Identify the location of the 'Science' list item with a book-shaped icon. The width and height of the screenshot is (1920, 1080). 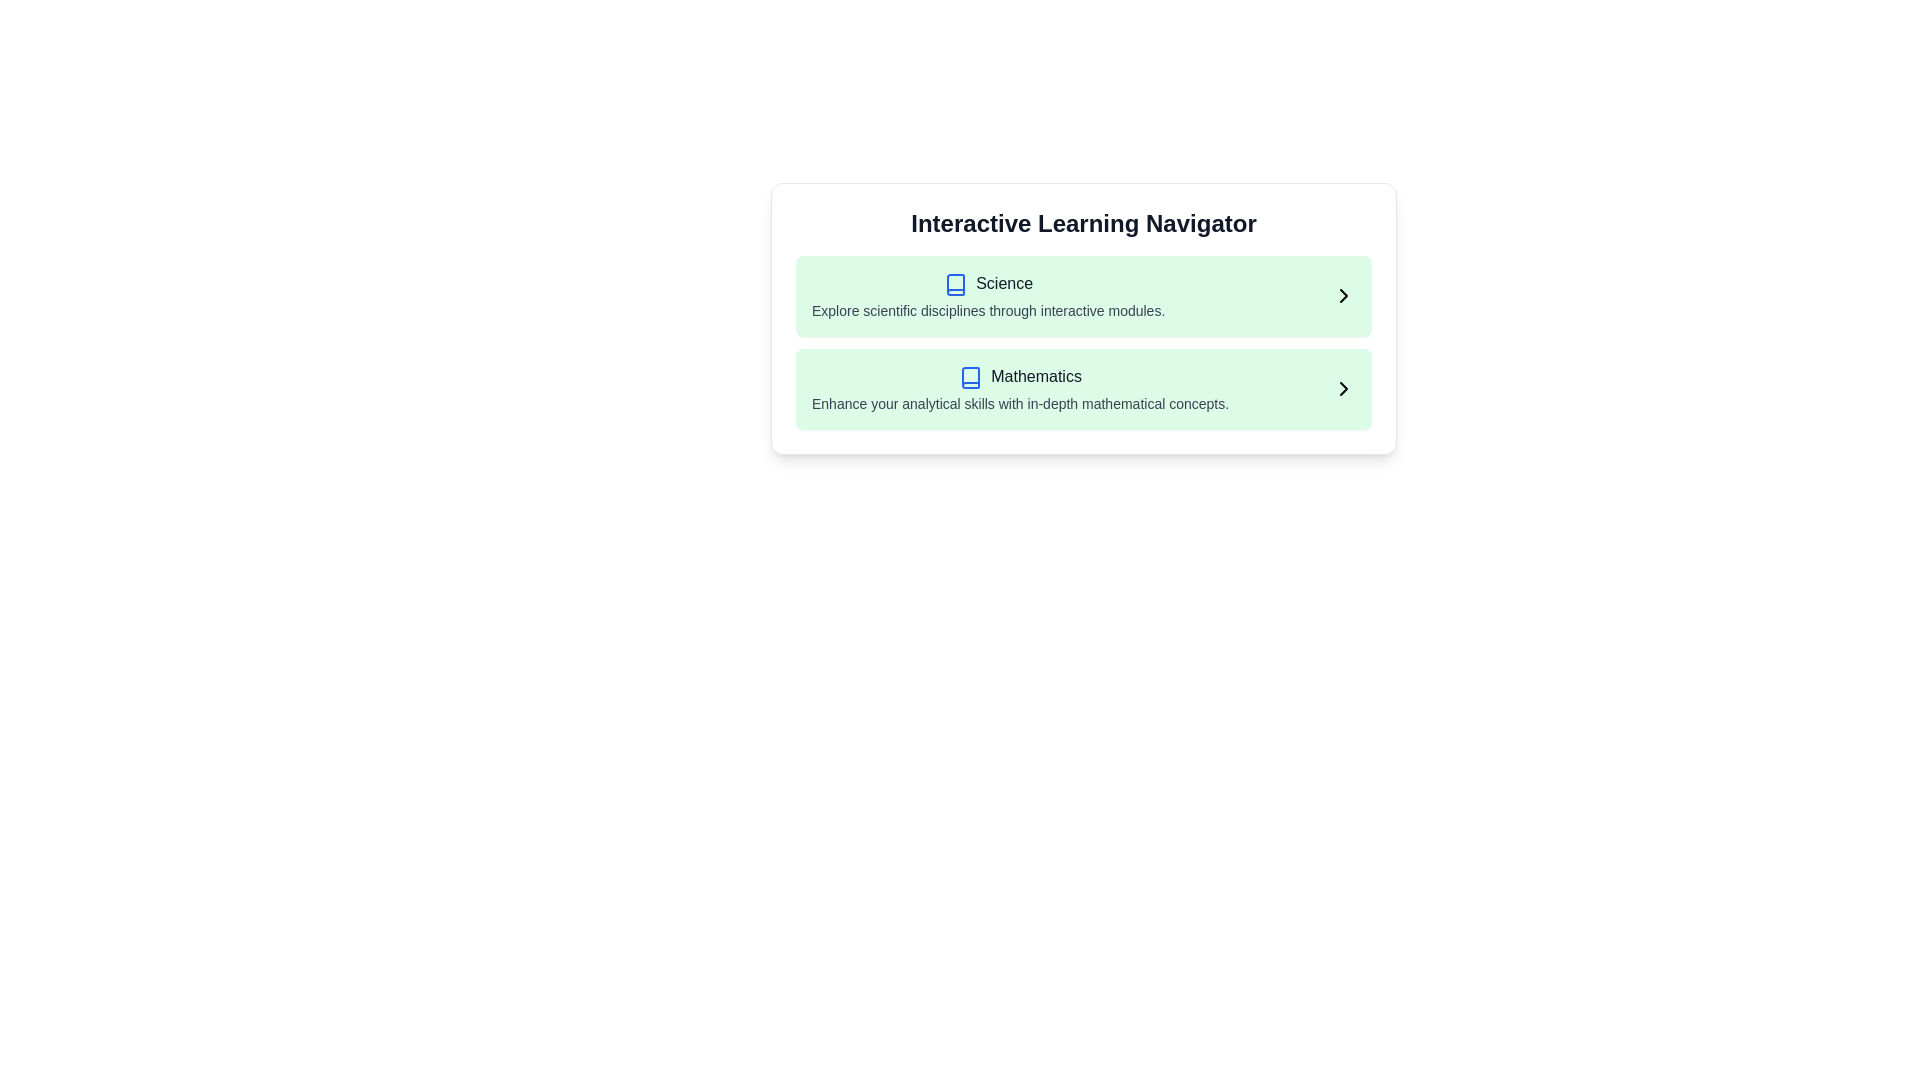
(988, 296).